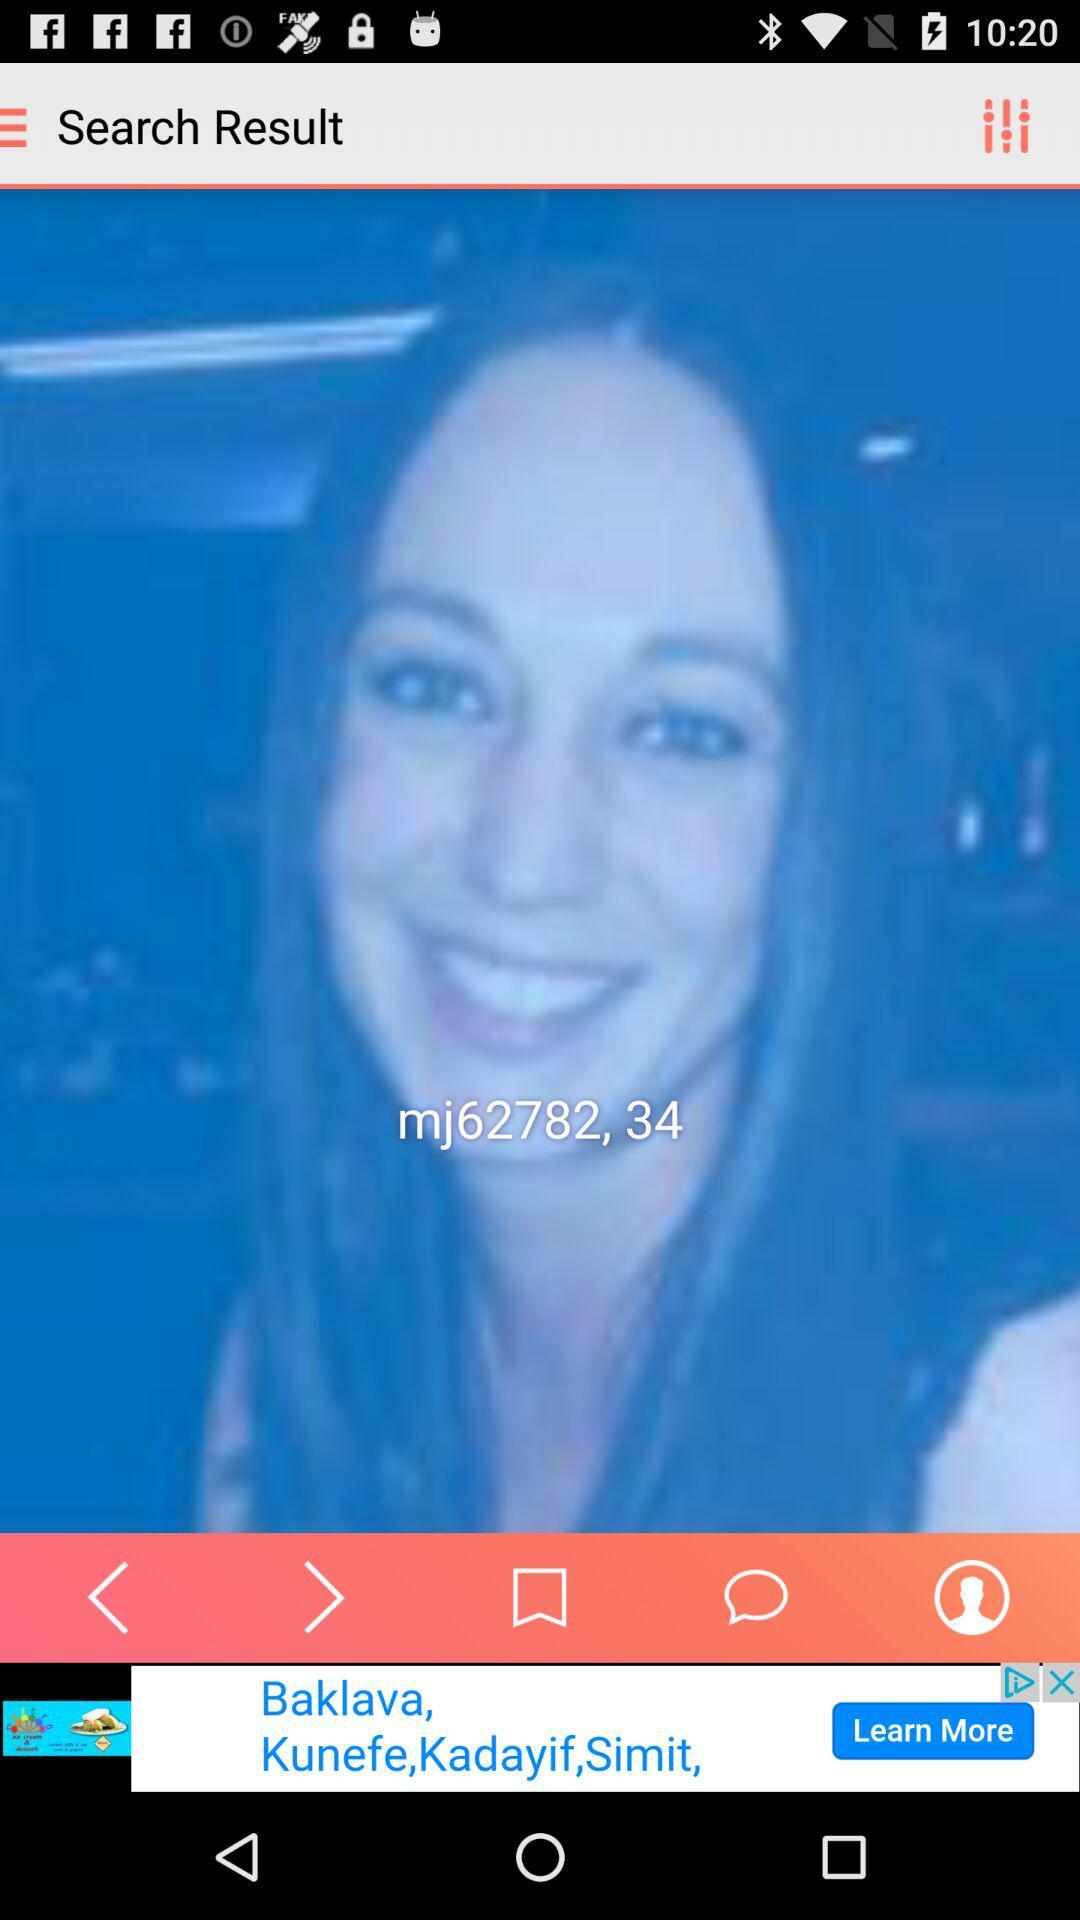 The image size is (1080, 1920). I want to click on undo, so click(108, 1596).